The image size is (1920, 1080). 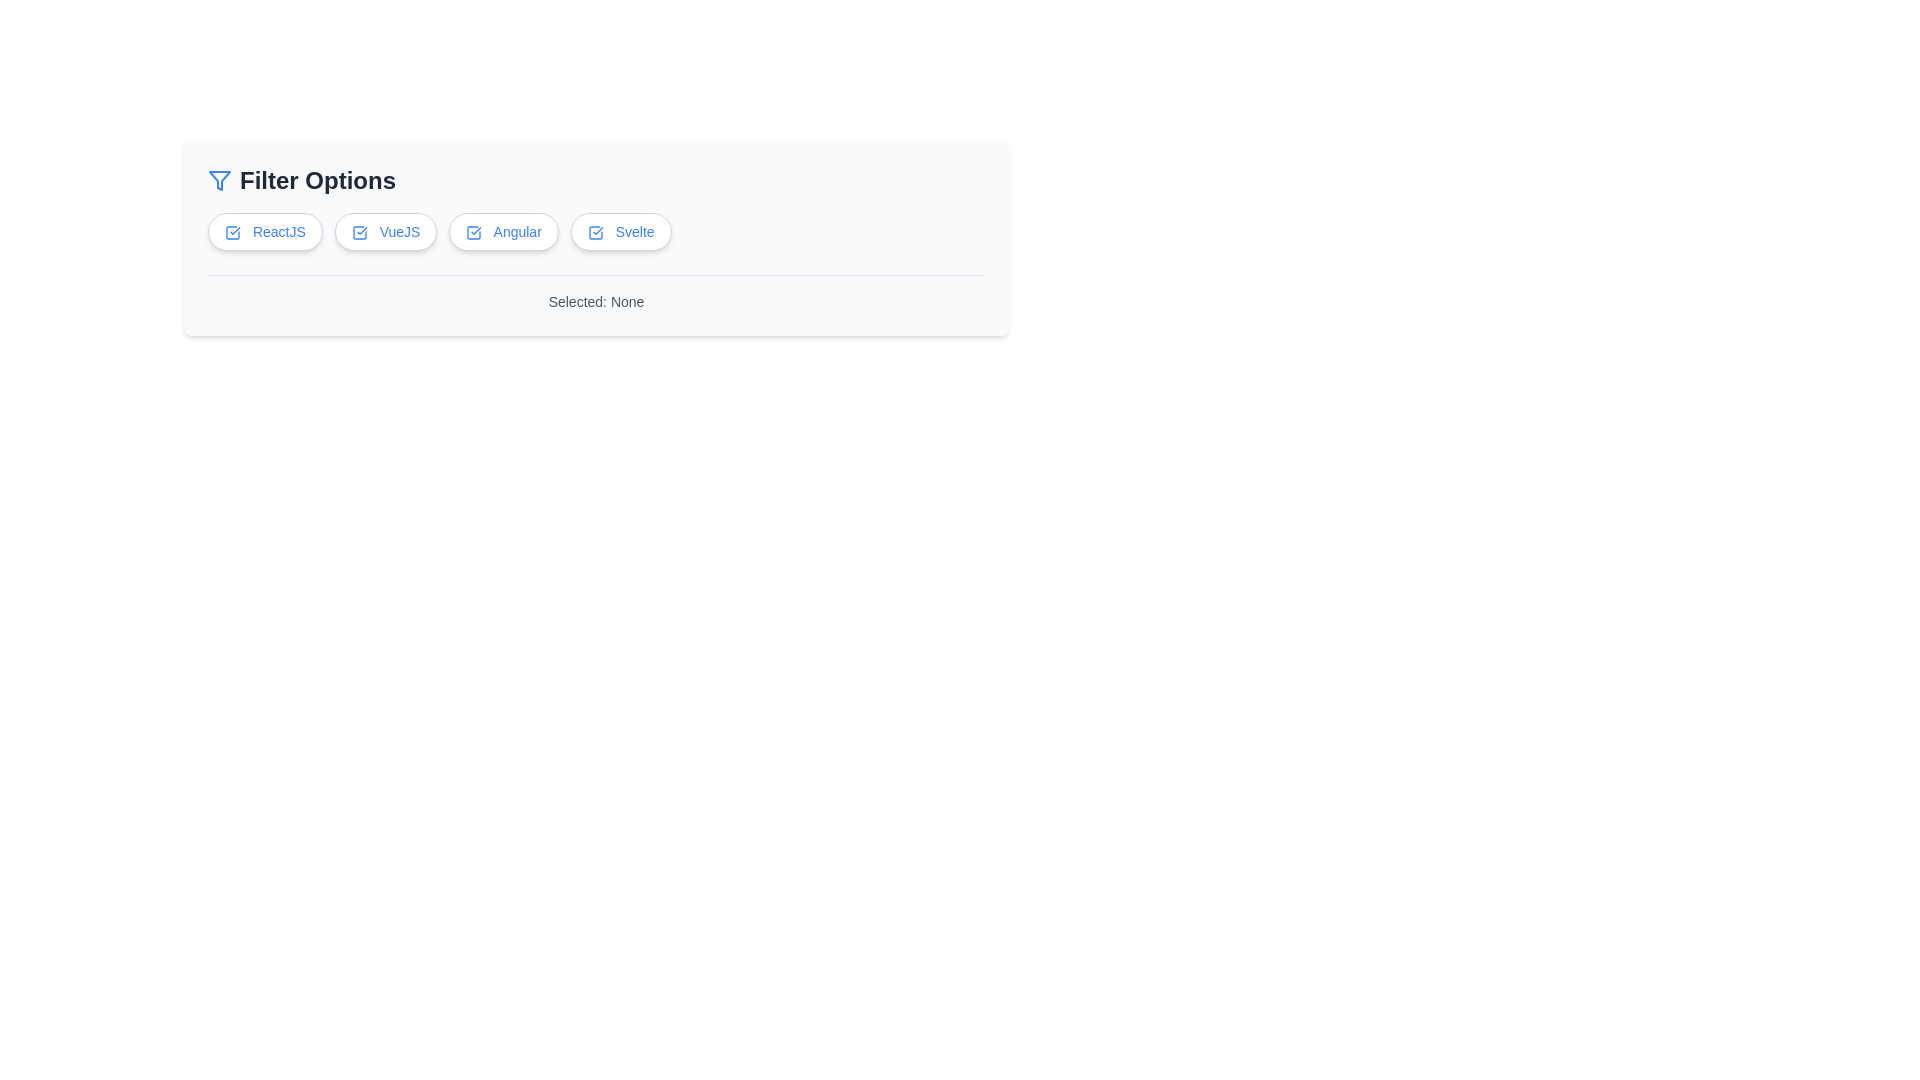 I want to click on the Checkbox button labeled 'VueJS', so click(x=386, y=230).